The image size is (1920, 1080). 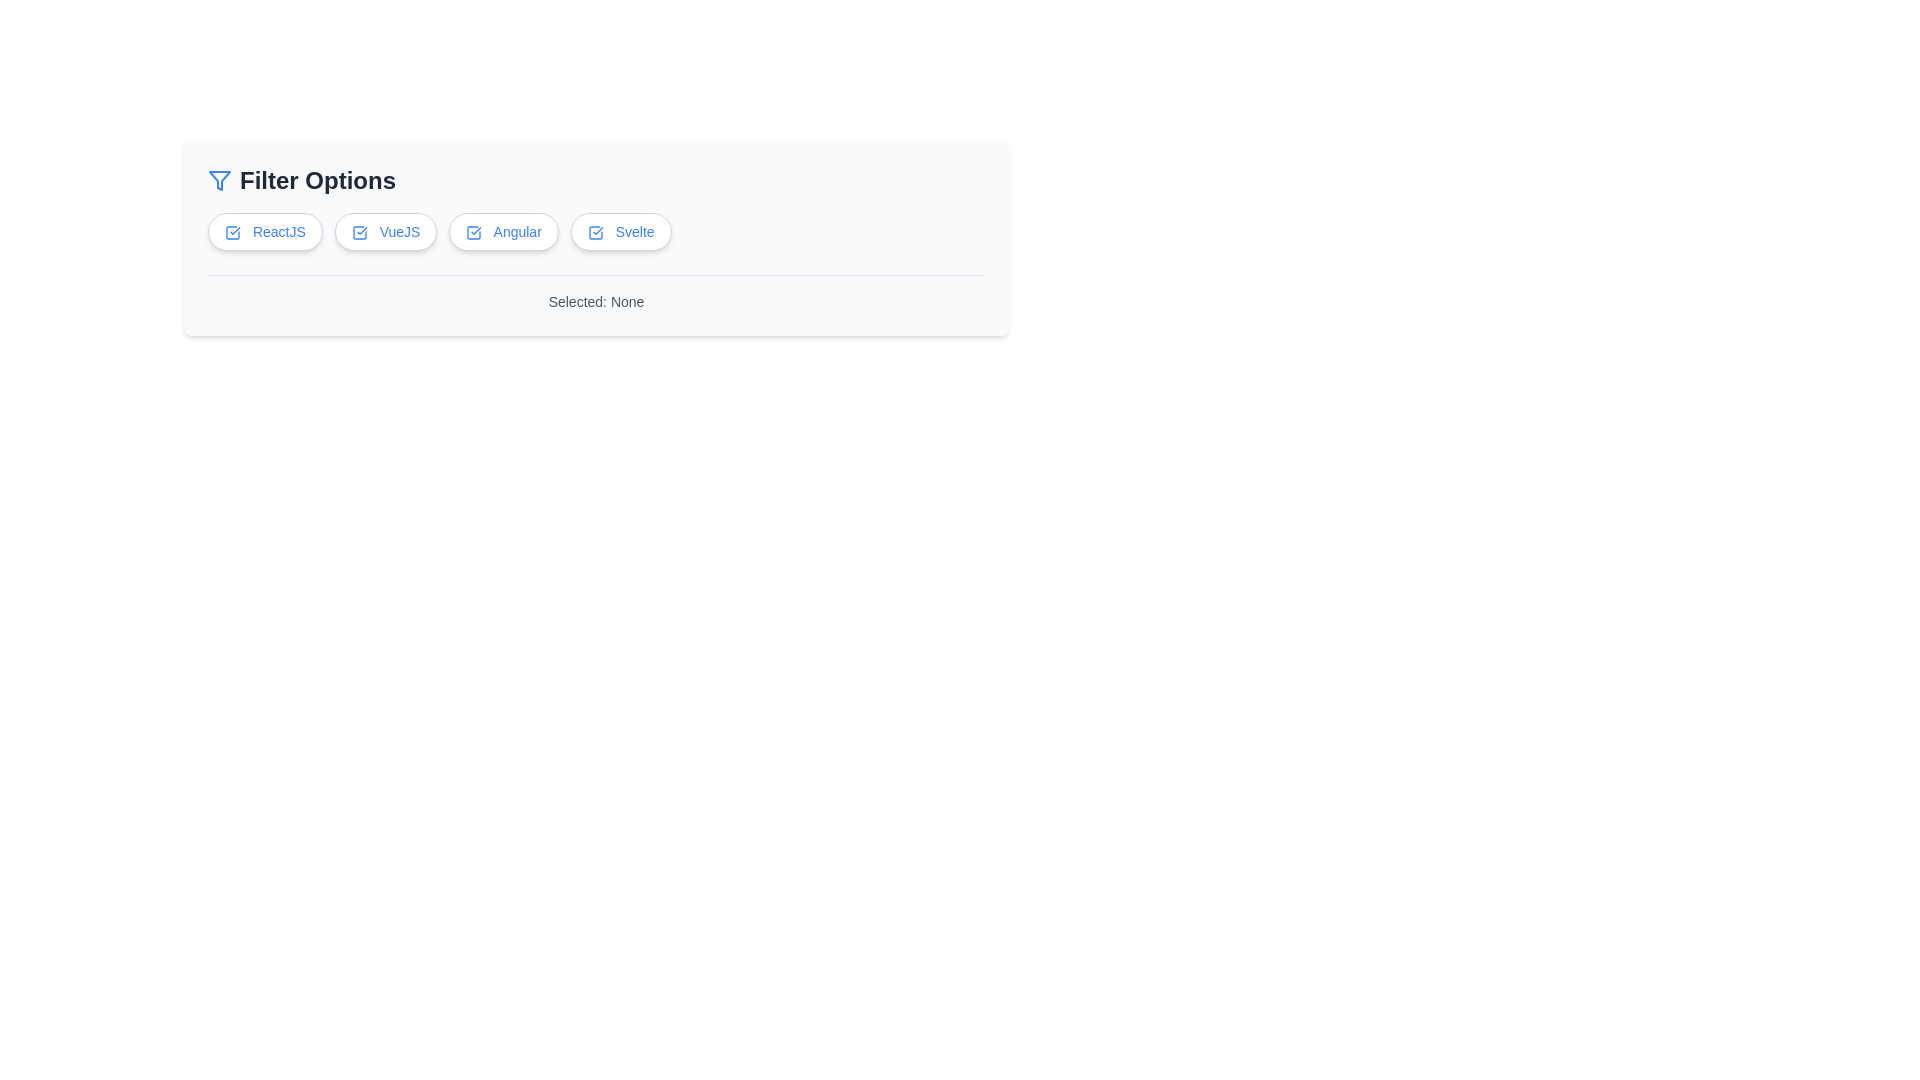 I want to click on the Checkbox button labeled 'VueJS', so click(x=386, y=230).